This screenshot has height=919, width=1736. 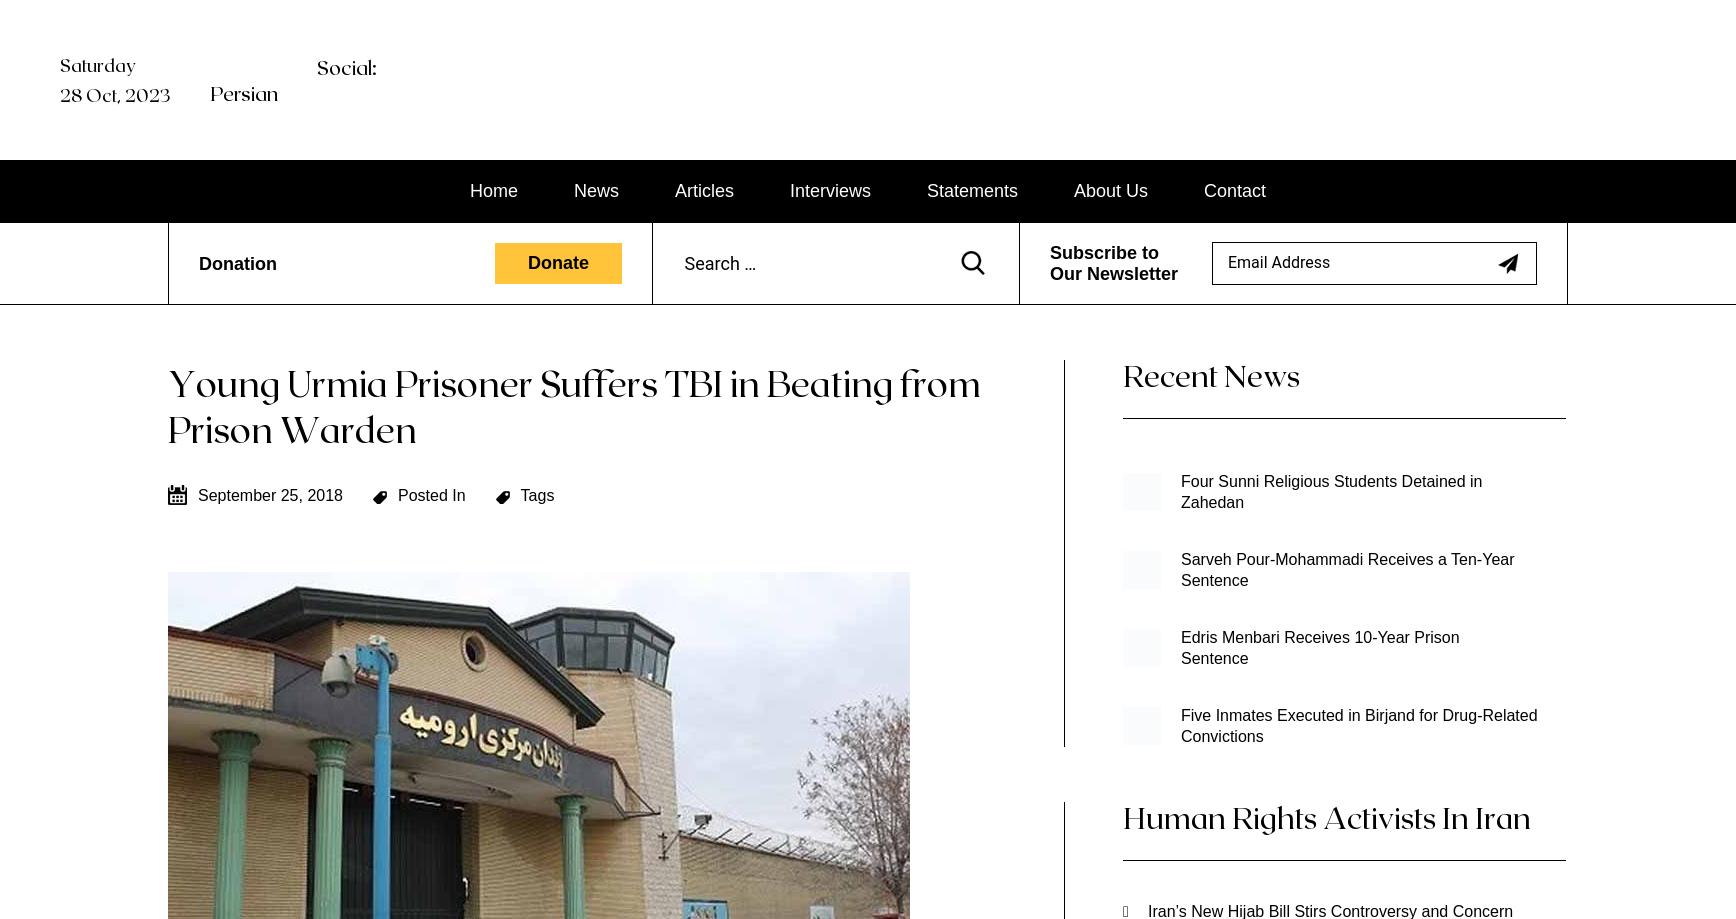 I want to click on '28 Oct, 2023', so click(x=113, y=94).